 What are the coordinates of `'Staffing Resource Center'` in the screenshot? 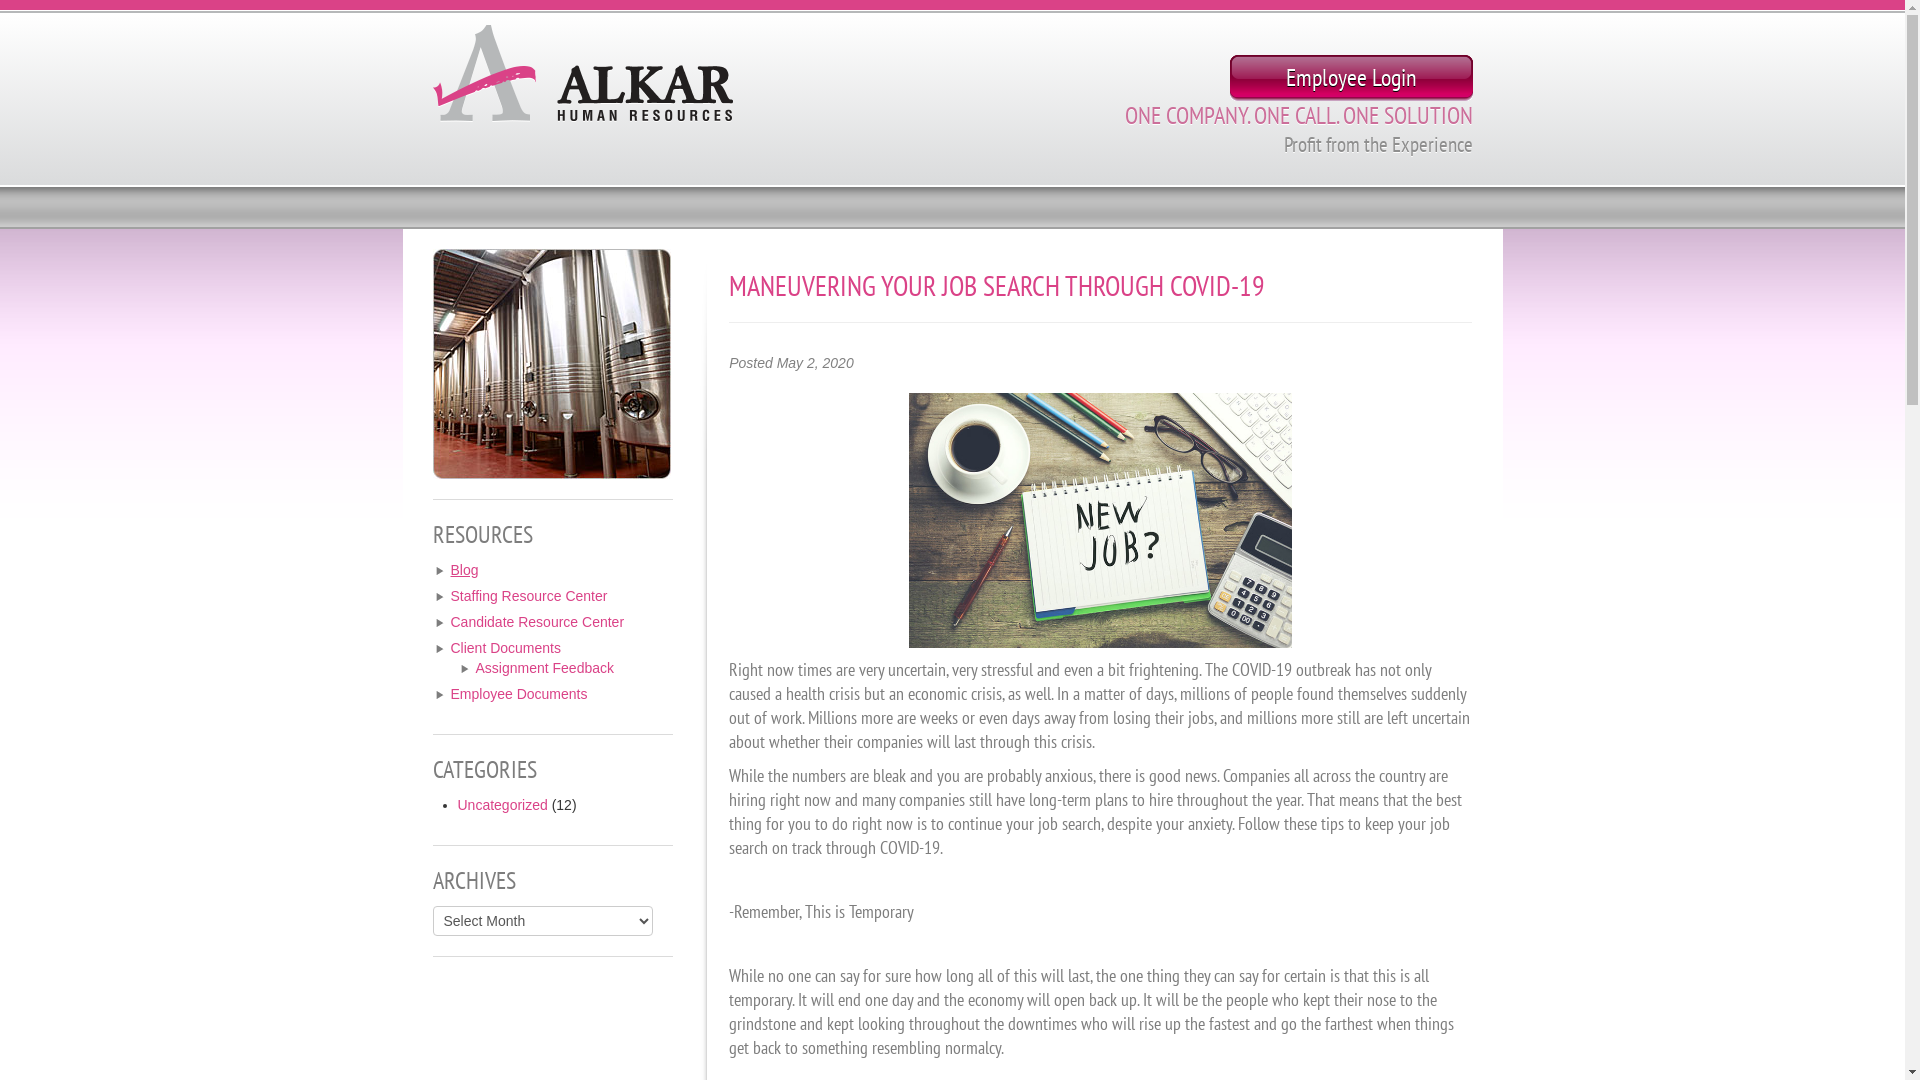 It's located at (528, 595).